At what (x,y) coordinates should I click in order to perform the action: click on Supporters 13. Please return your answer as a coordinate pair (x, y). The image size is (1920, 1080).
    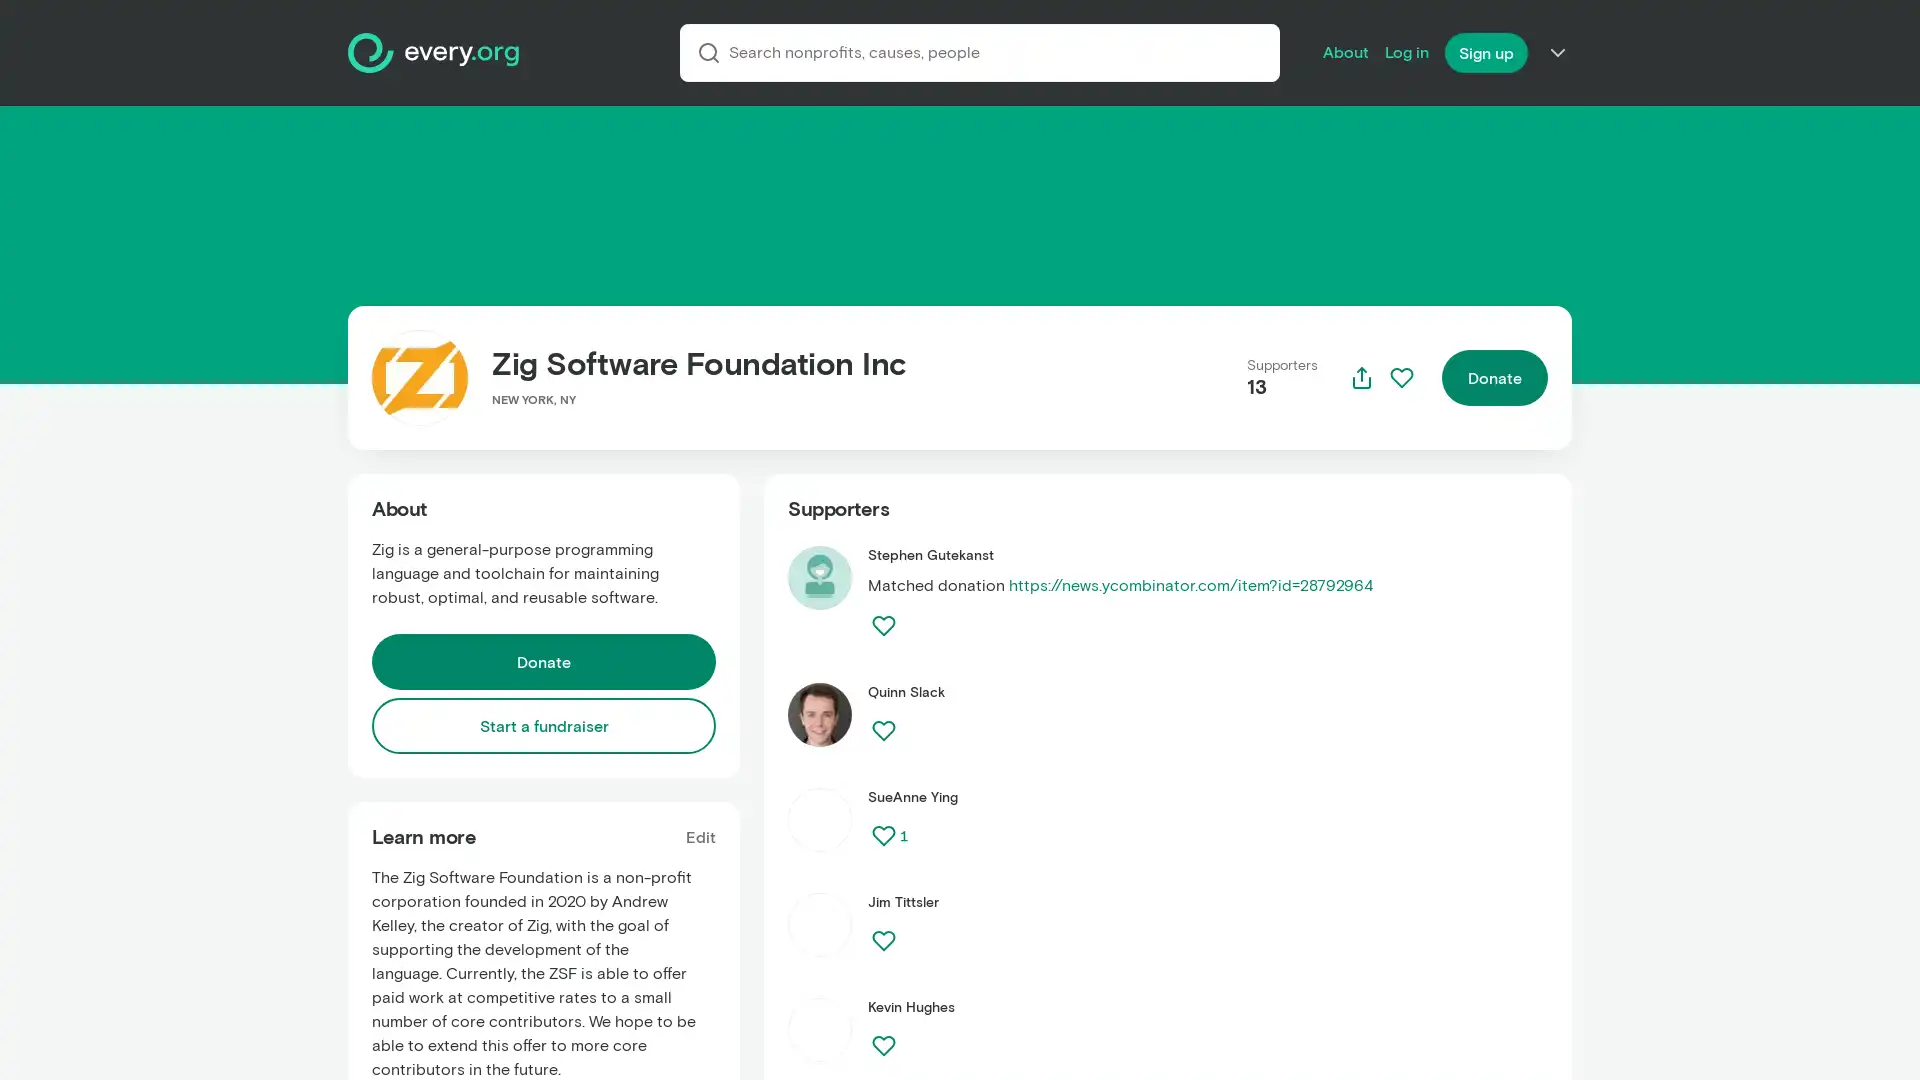
    Looking at the image, I should click on (1282, 378).